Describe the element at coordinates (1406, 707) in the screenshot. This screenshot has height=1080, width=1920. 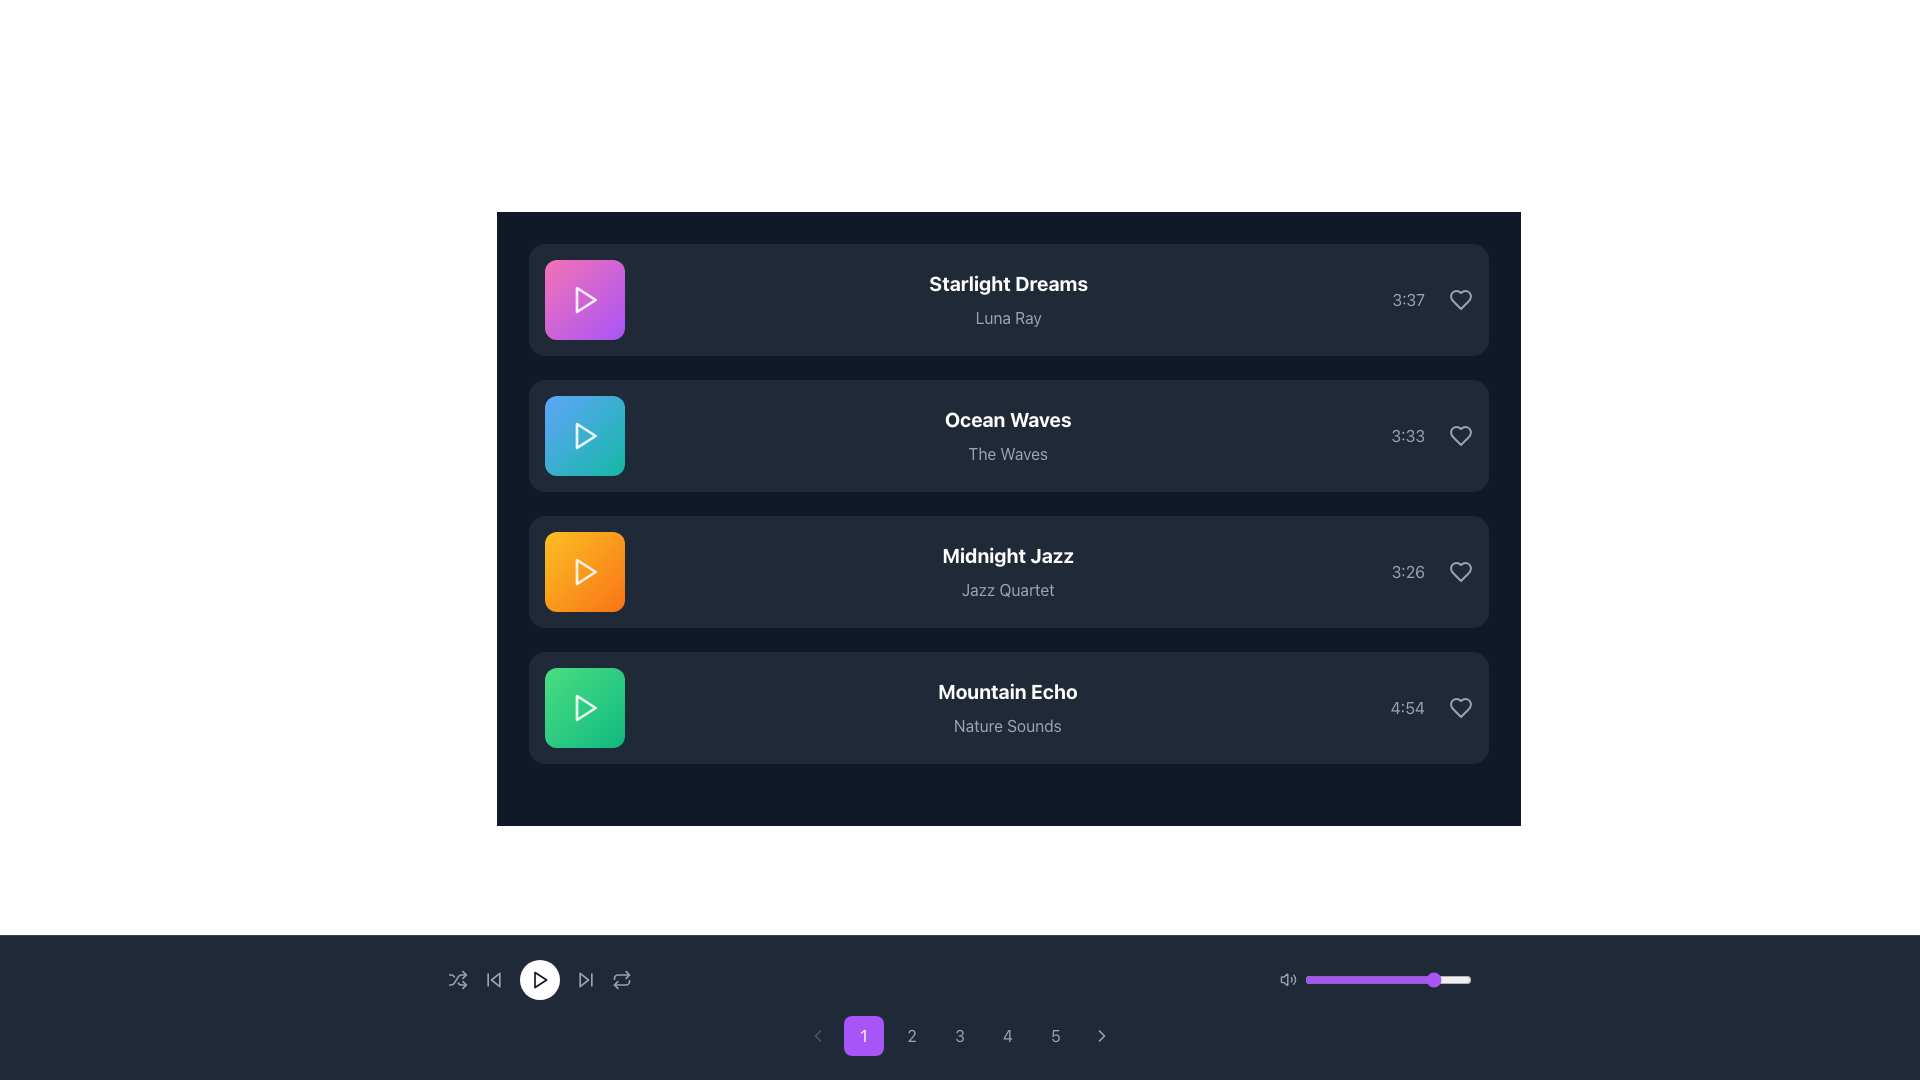
I see `the textual label displaying '4:54' in light gray color, located at the bottom right corner of the entry row for the song 'Mountain Echo' by 'Nature Sounds'` at that location.